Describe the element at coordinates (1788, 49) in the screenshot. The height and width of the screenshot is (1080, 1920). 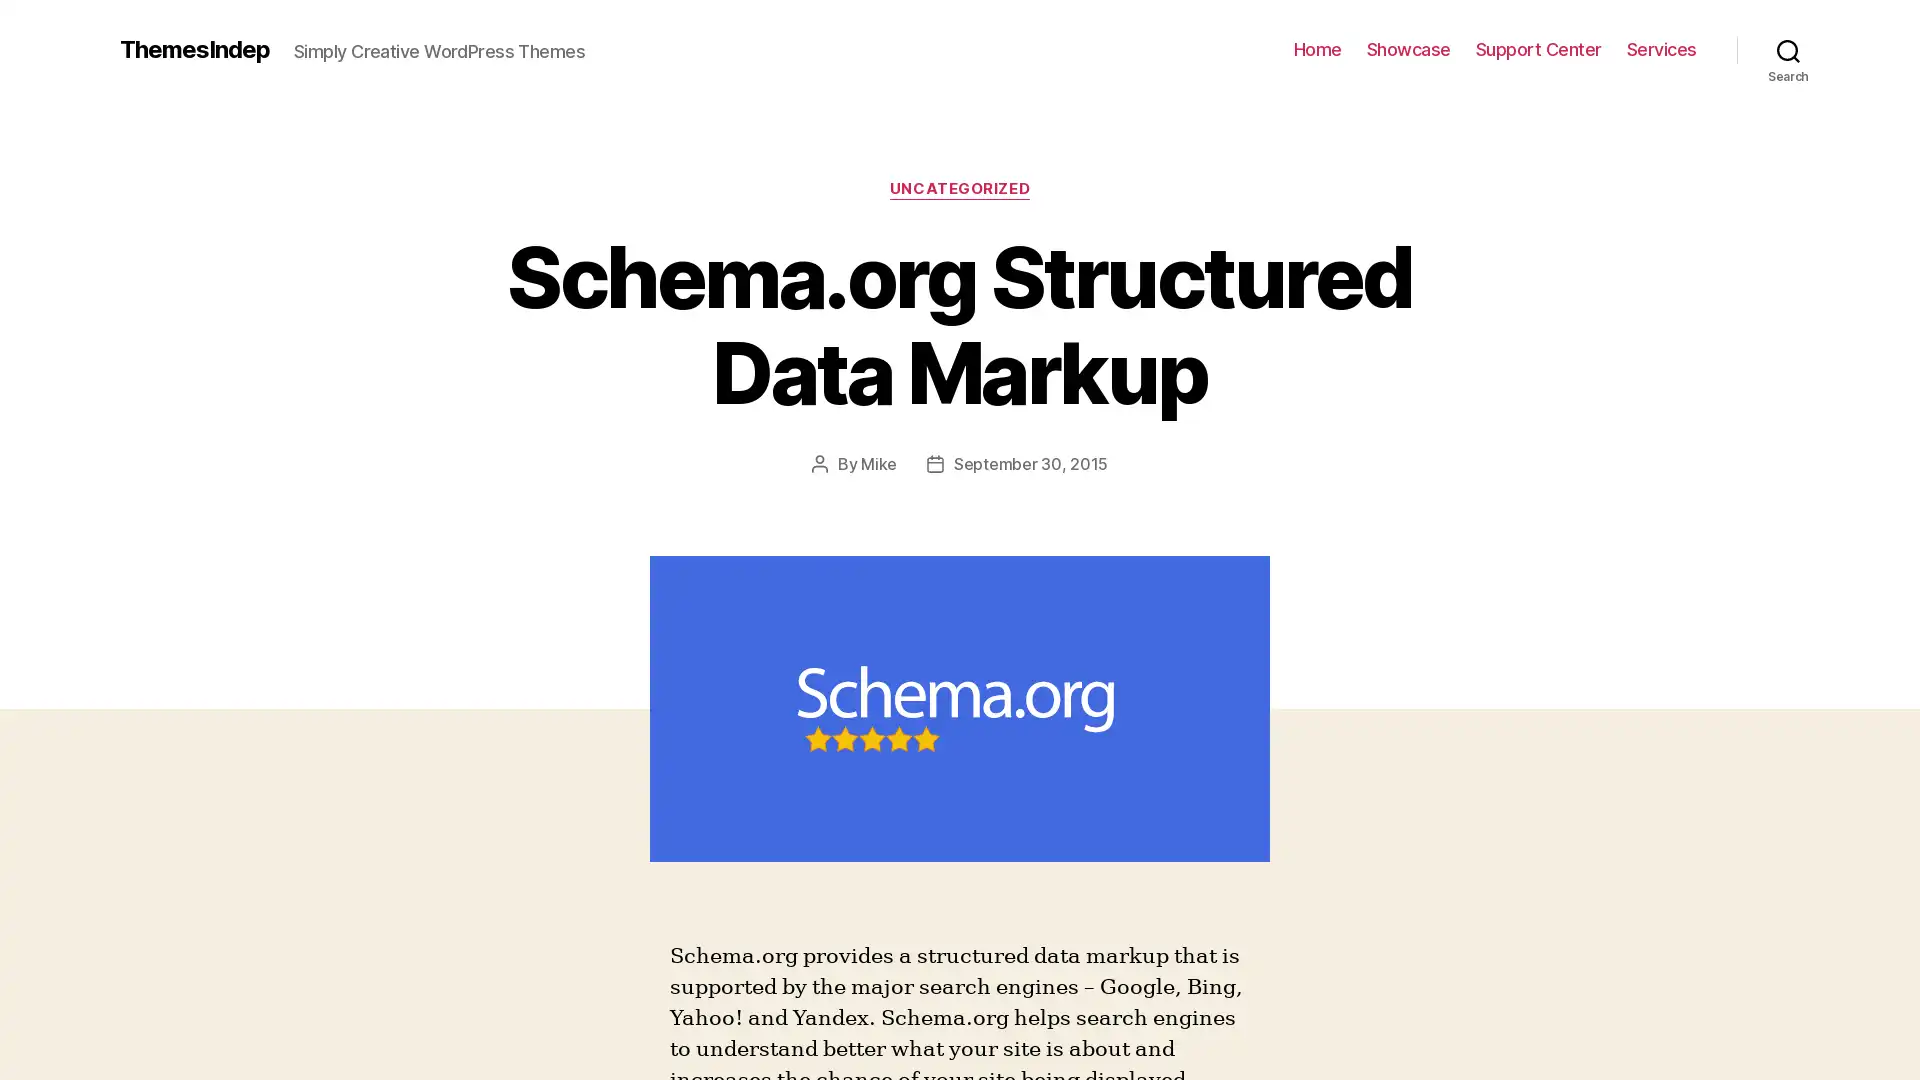
I see `Search` at that location.